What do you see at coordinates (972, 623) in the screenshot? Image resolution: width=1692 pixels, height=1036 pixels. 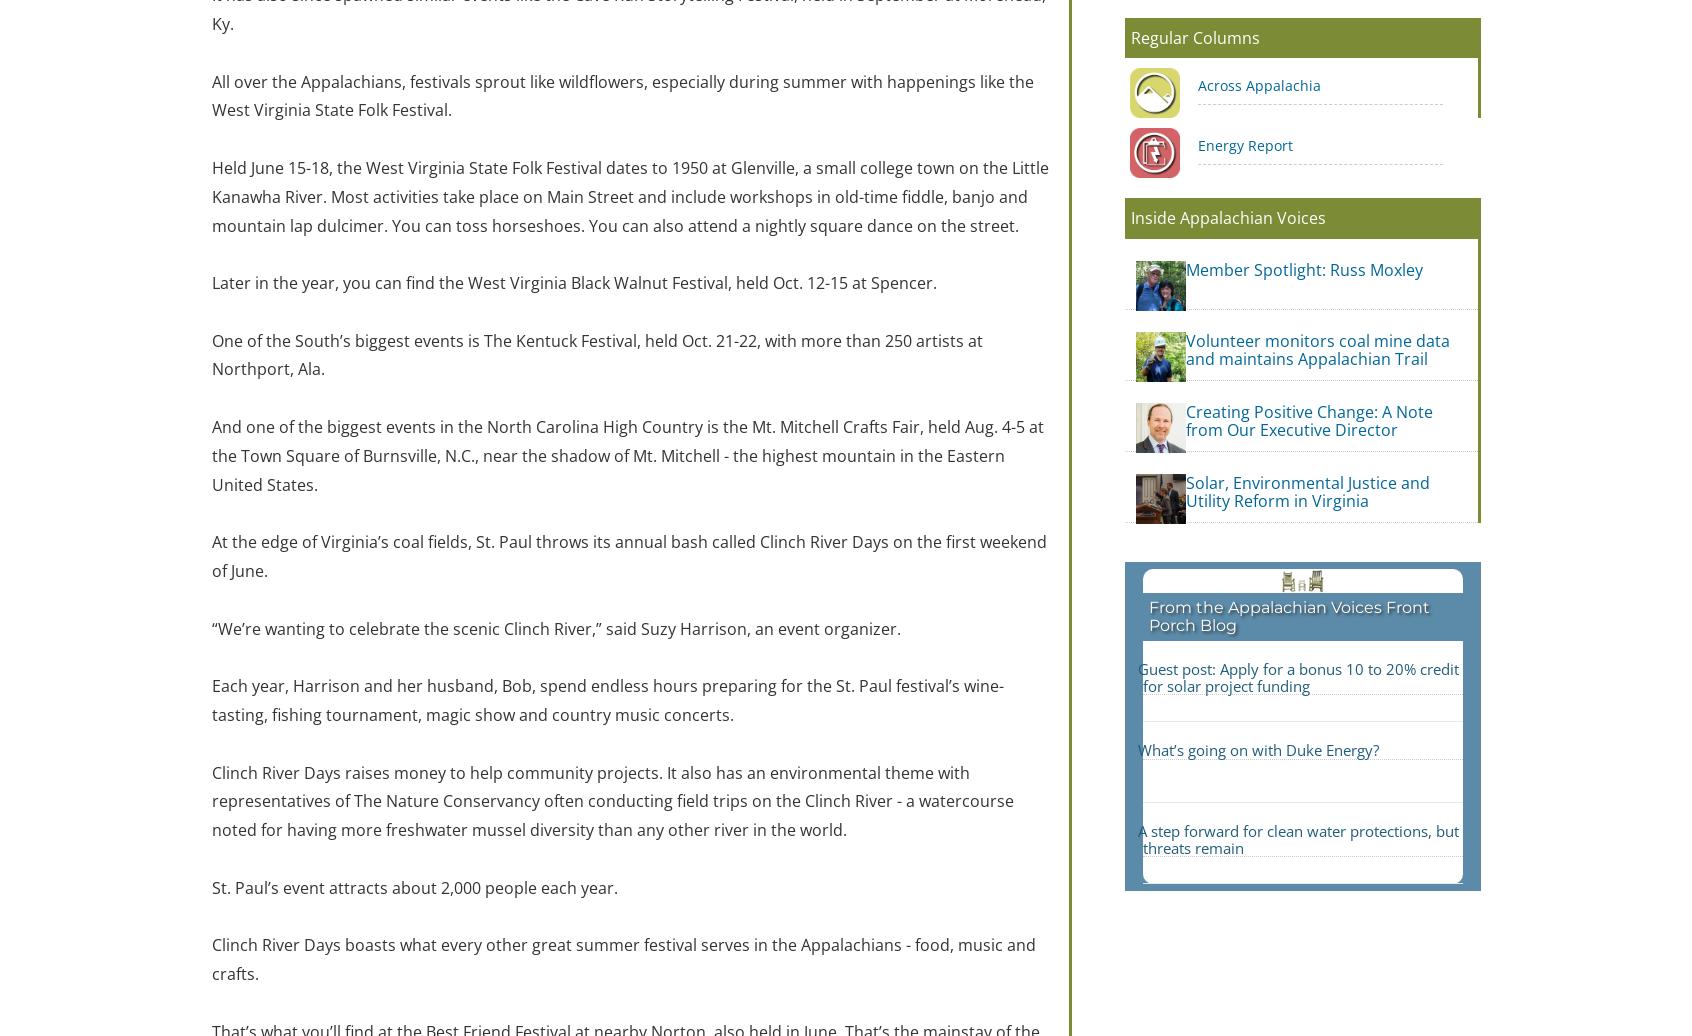 I see `'Subscribe'` at bounding box center [972, 623].